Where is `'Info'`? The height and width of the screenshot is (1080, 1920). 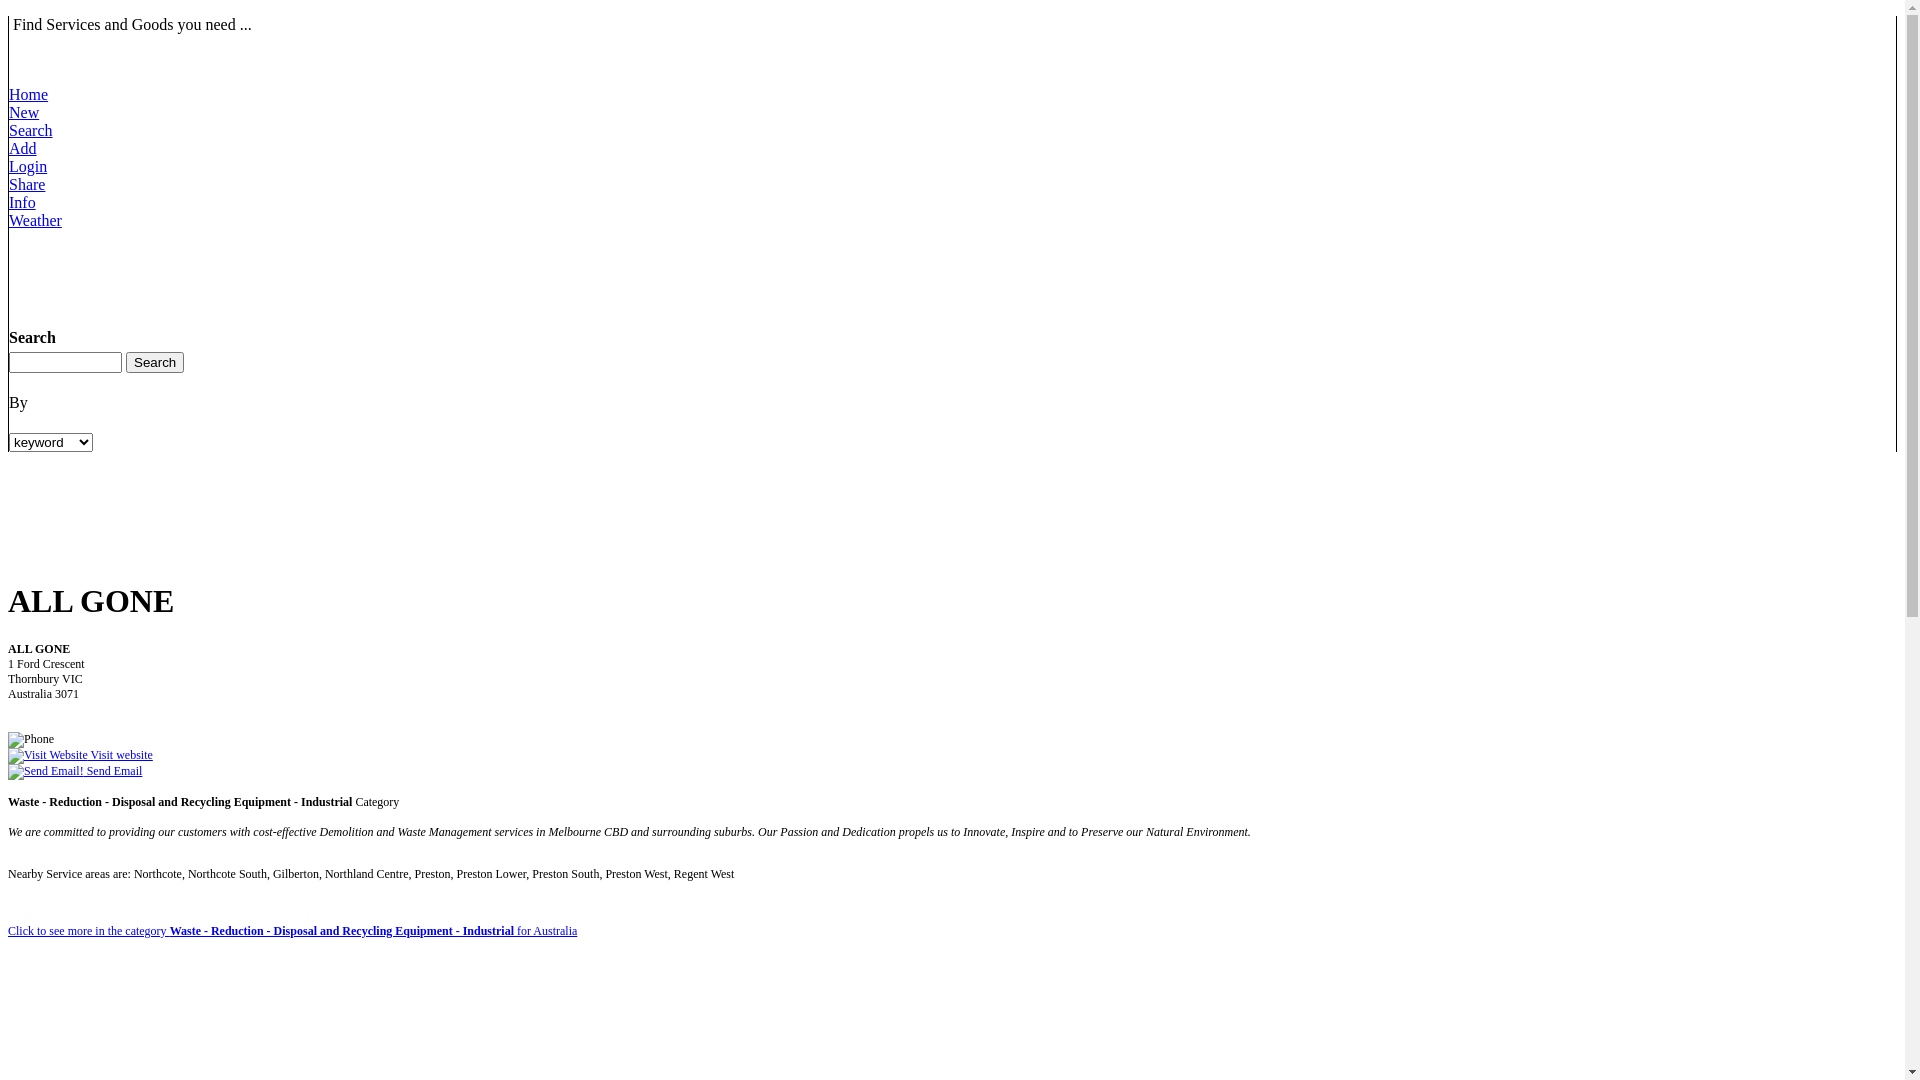
'Info' is located at coordinates (27, 211).